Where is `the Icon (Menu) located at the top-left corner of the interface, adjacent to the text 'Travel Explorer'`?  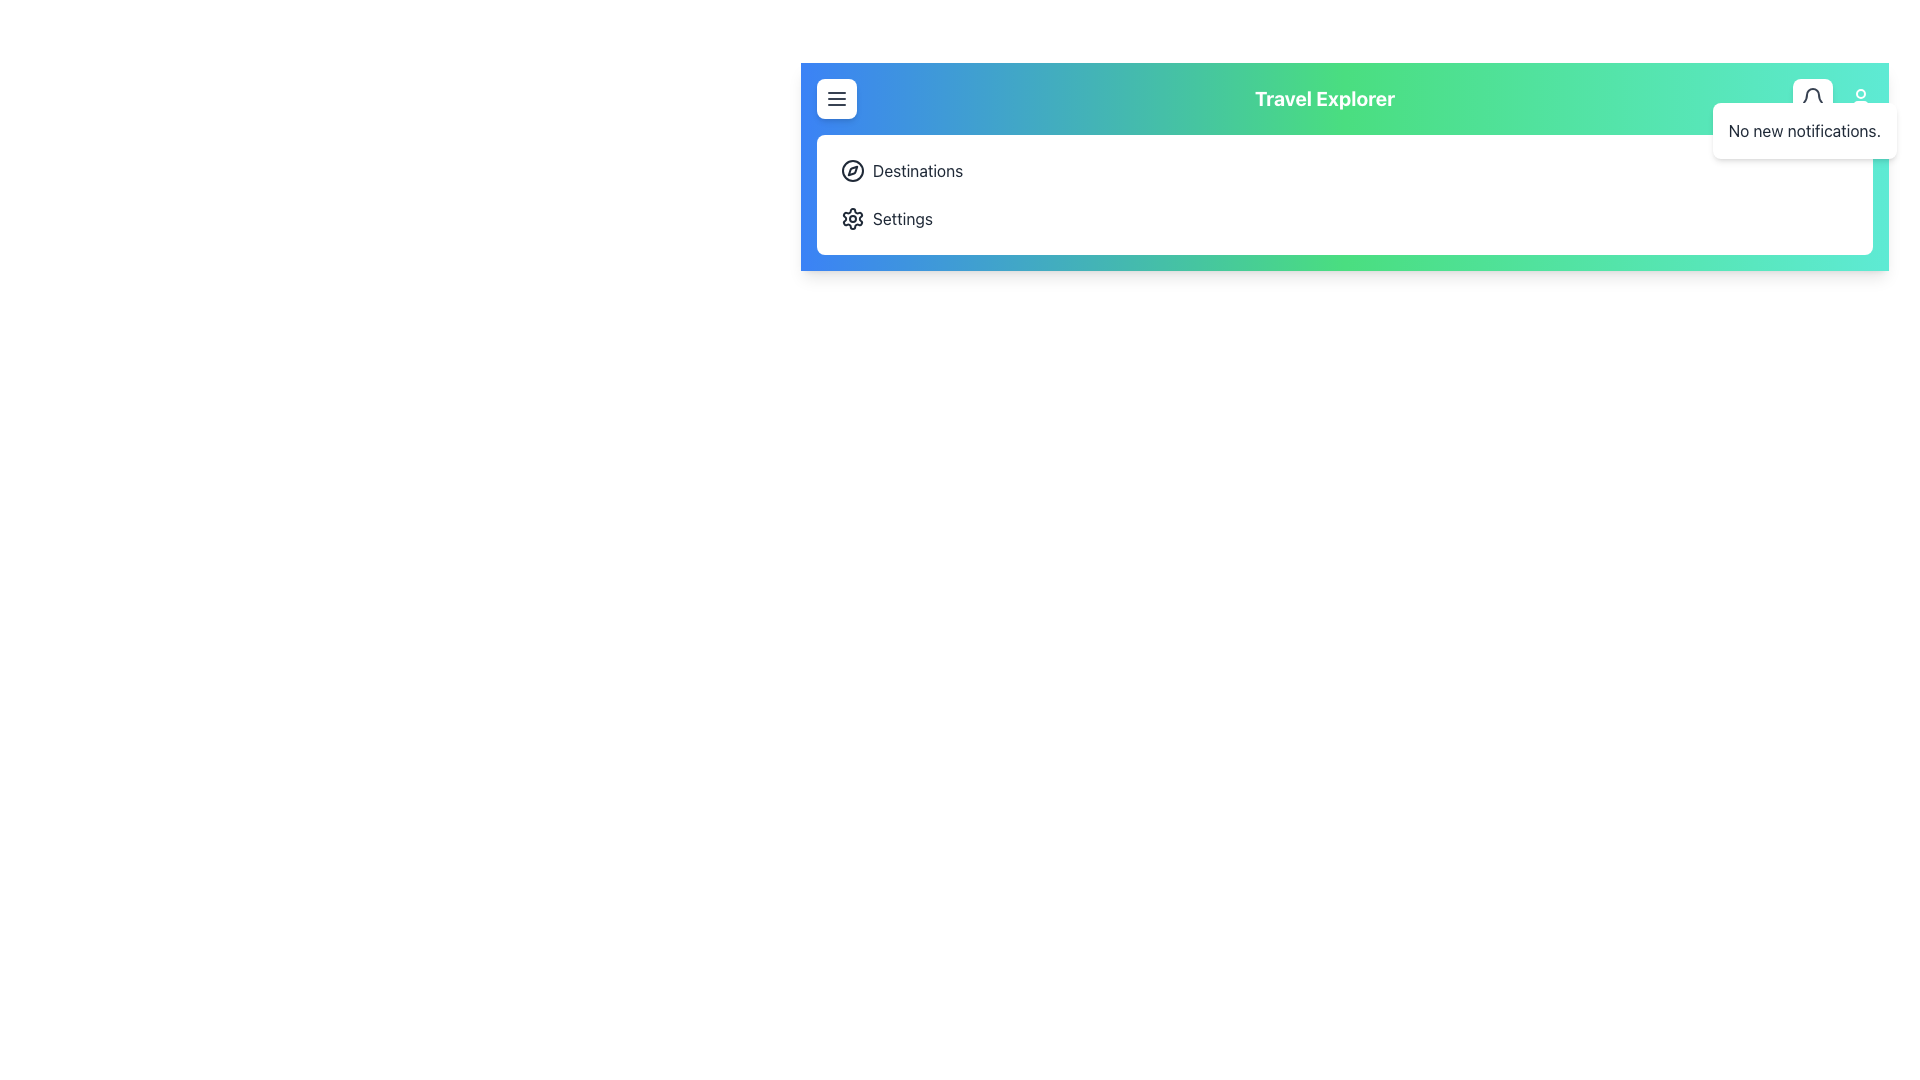
the Icon (Menu) located at the top-left corner of the interface, adjacent to the text 'Travel Explorer' is located at coordinates (836, 99).